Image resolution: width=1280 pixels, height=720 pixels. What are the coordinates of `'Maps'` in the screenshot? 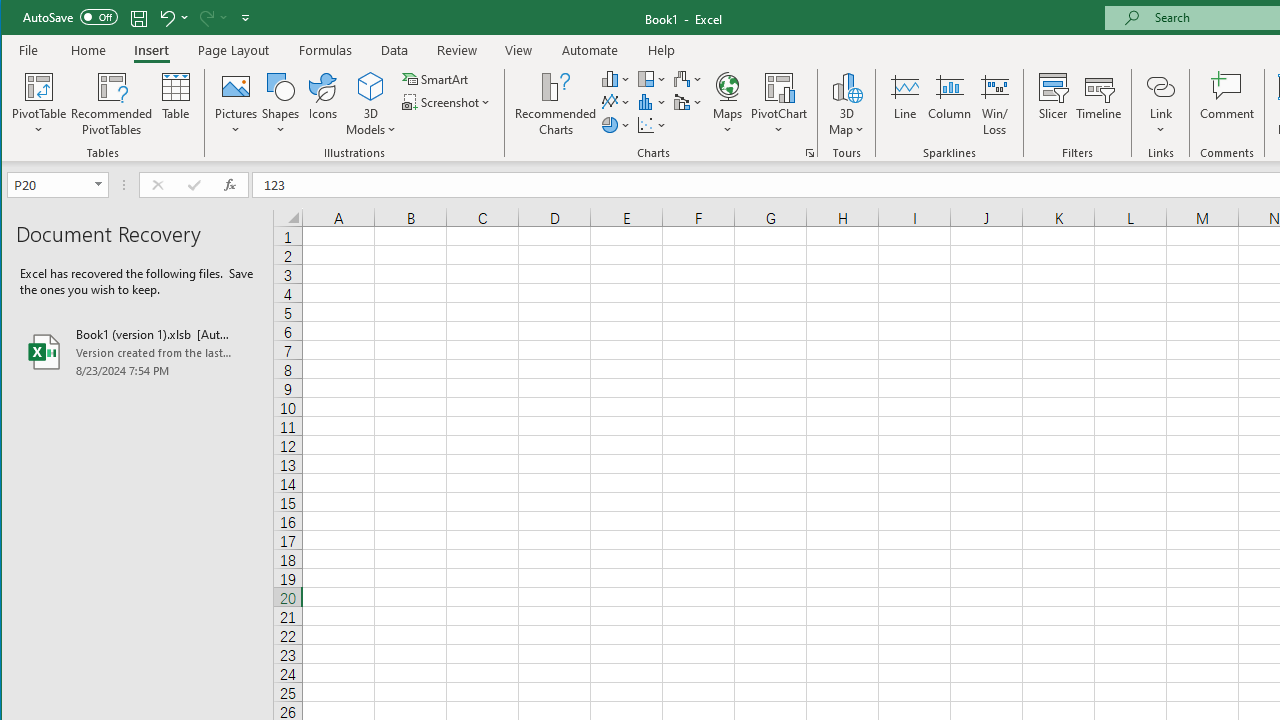 It's located at (726, 104).